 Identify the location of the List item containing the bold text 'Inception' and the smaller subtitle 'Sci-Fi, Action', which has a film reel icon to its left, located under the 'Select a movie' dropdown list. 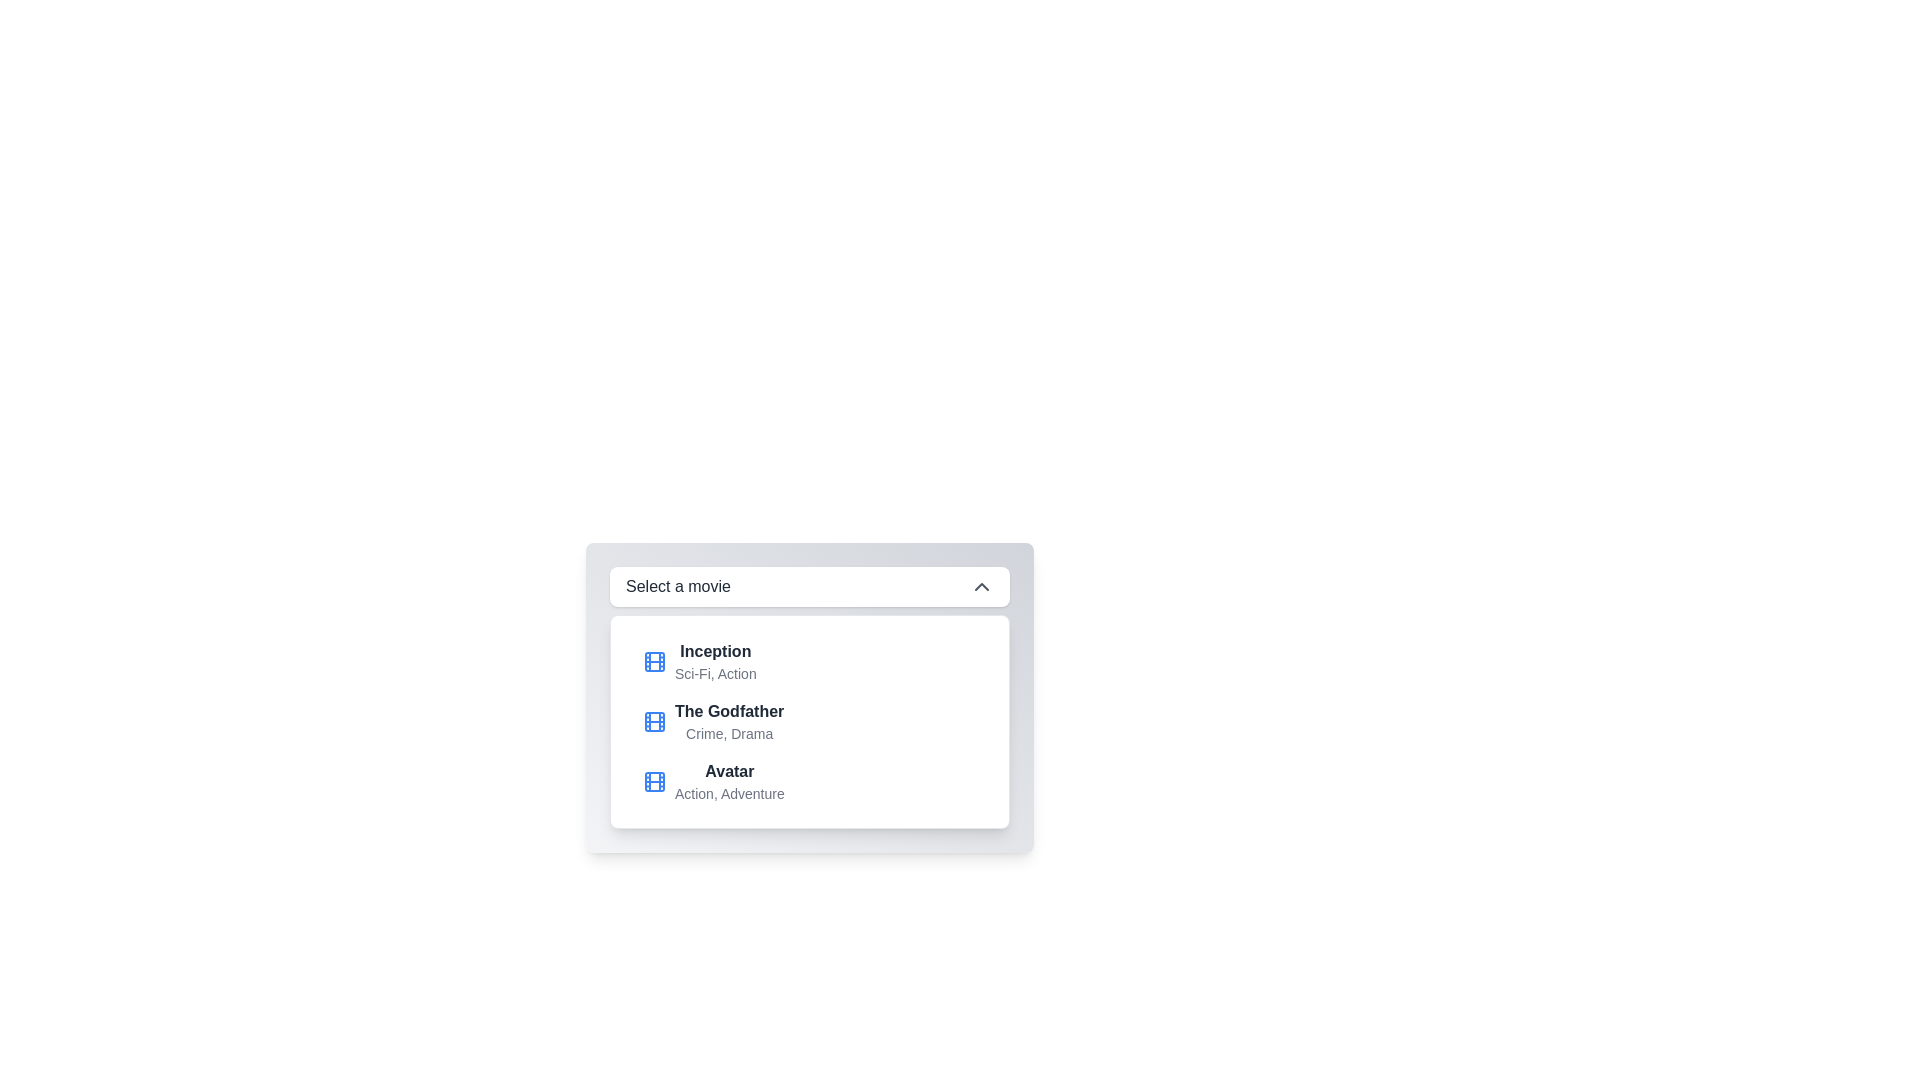
(699, 662).